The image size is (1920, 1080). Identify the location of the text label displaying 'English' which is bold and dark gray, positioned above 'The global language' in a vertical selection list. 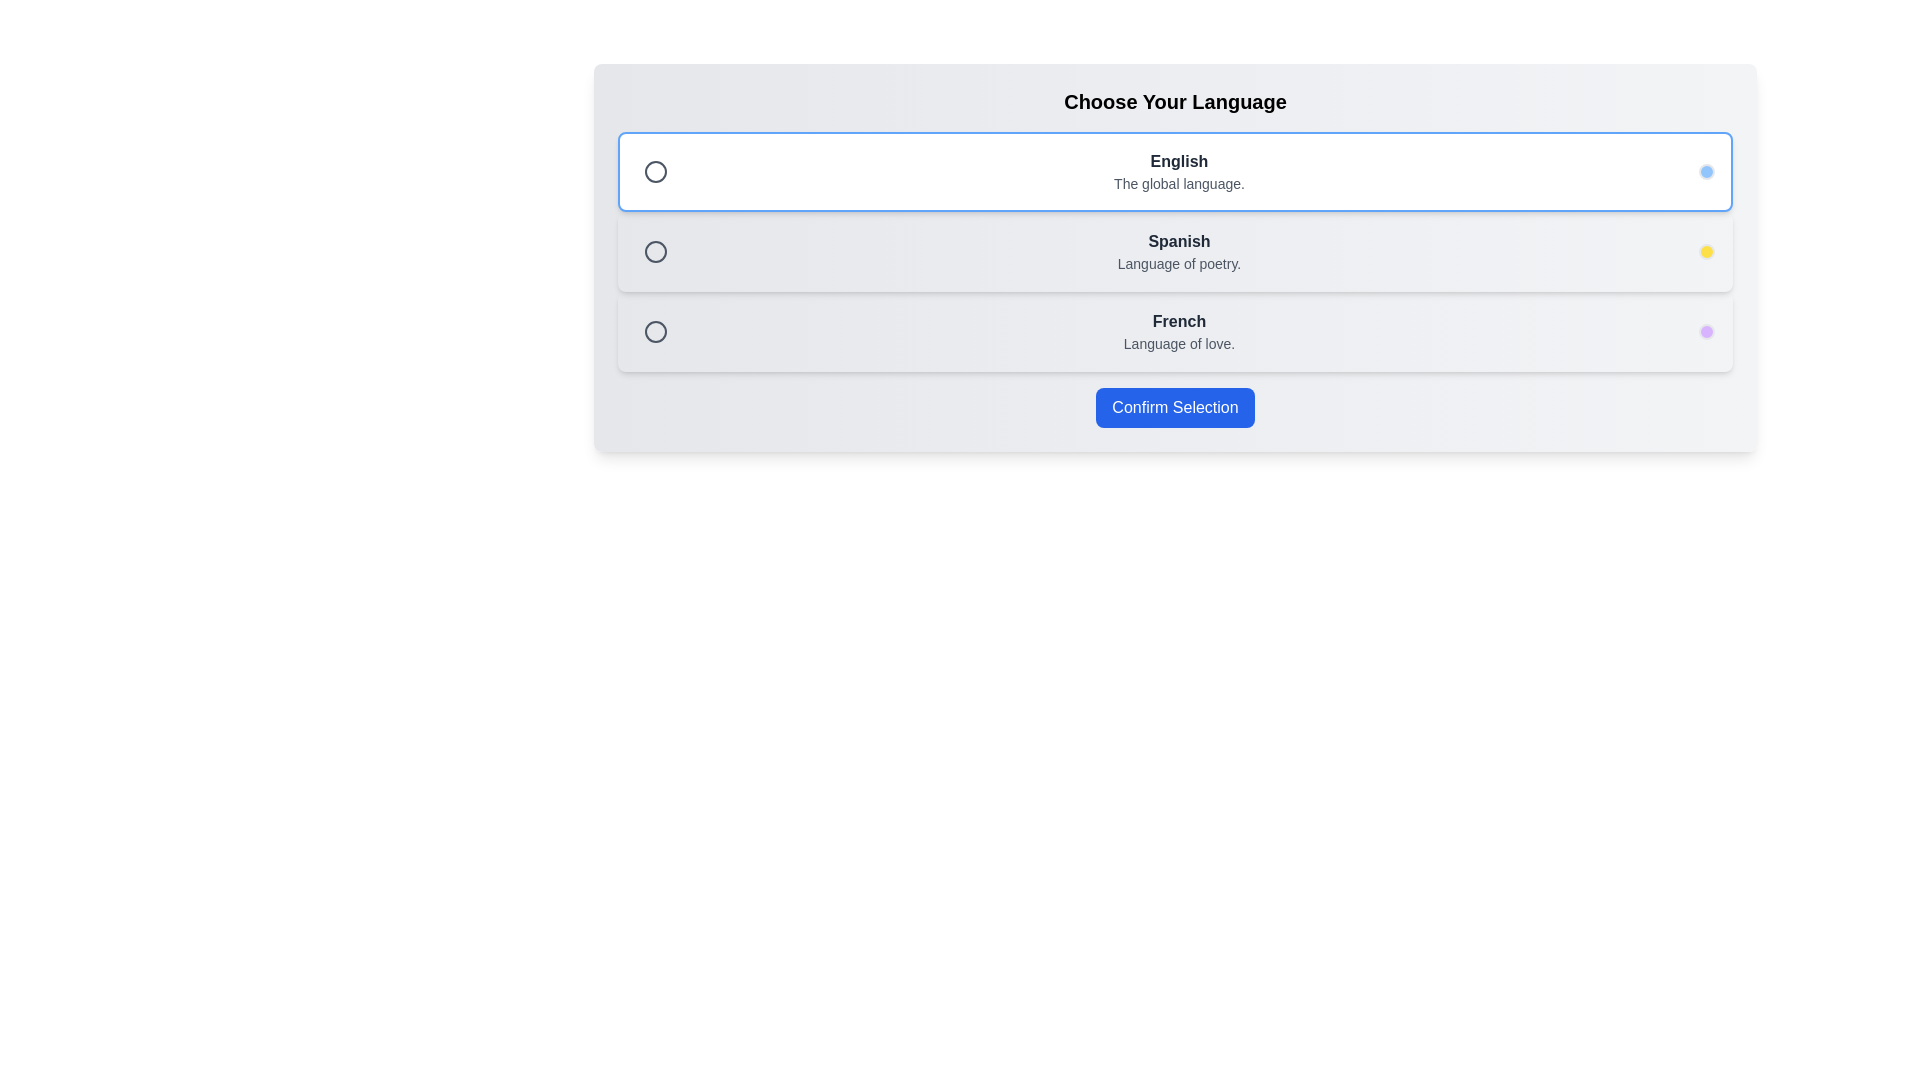
(1179, 161).